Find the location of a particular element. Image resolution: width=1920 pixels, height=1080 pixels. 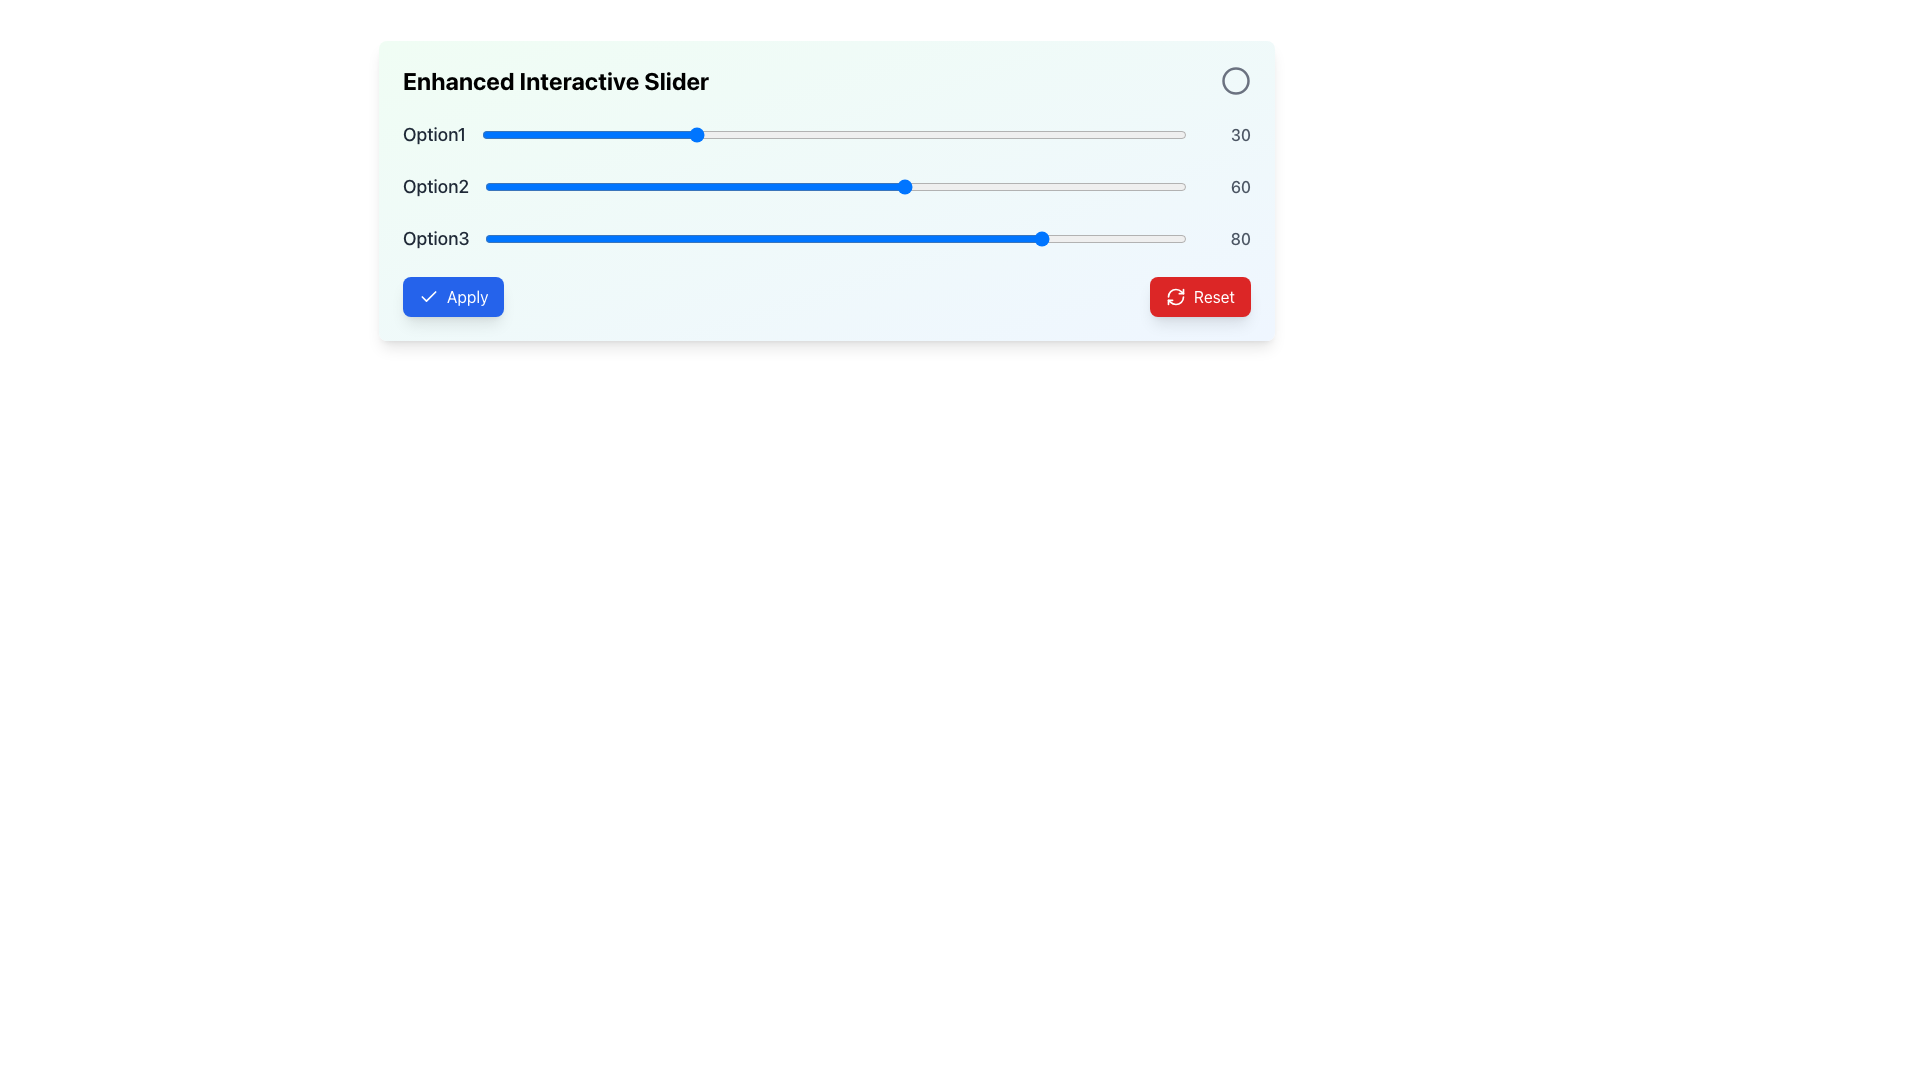

the slider for 'Option2' is located at coordinates (492, 186).